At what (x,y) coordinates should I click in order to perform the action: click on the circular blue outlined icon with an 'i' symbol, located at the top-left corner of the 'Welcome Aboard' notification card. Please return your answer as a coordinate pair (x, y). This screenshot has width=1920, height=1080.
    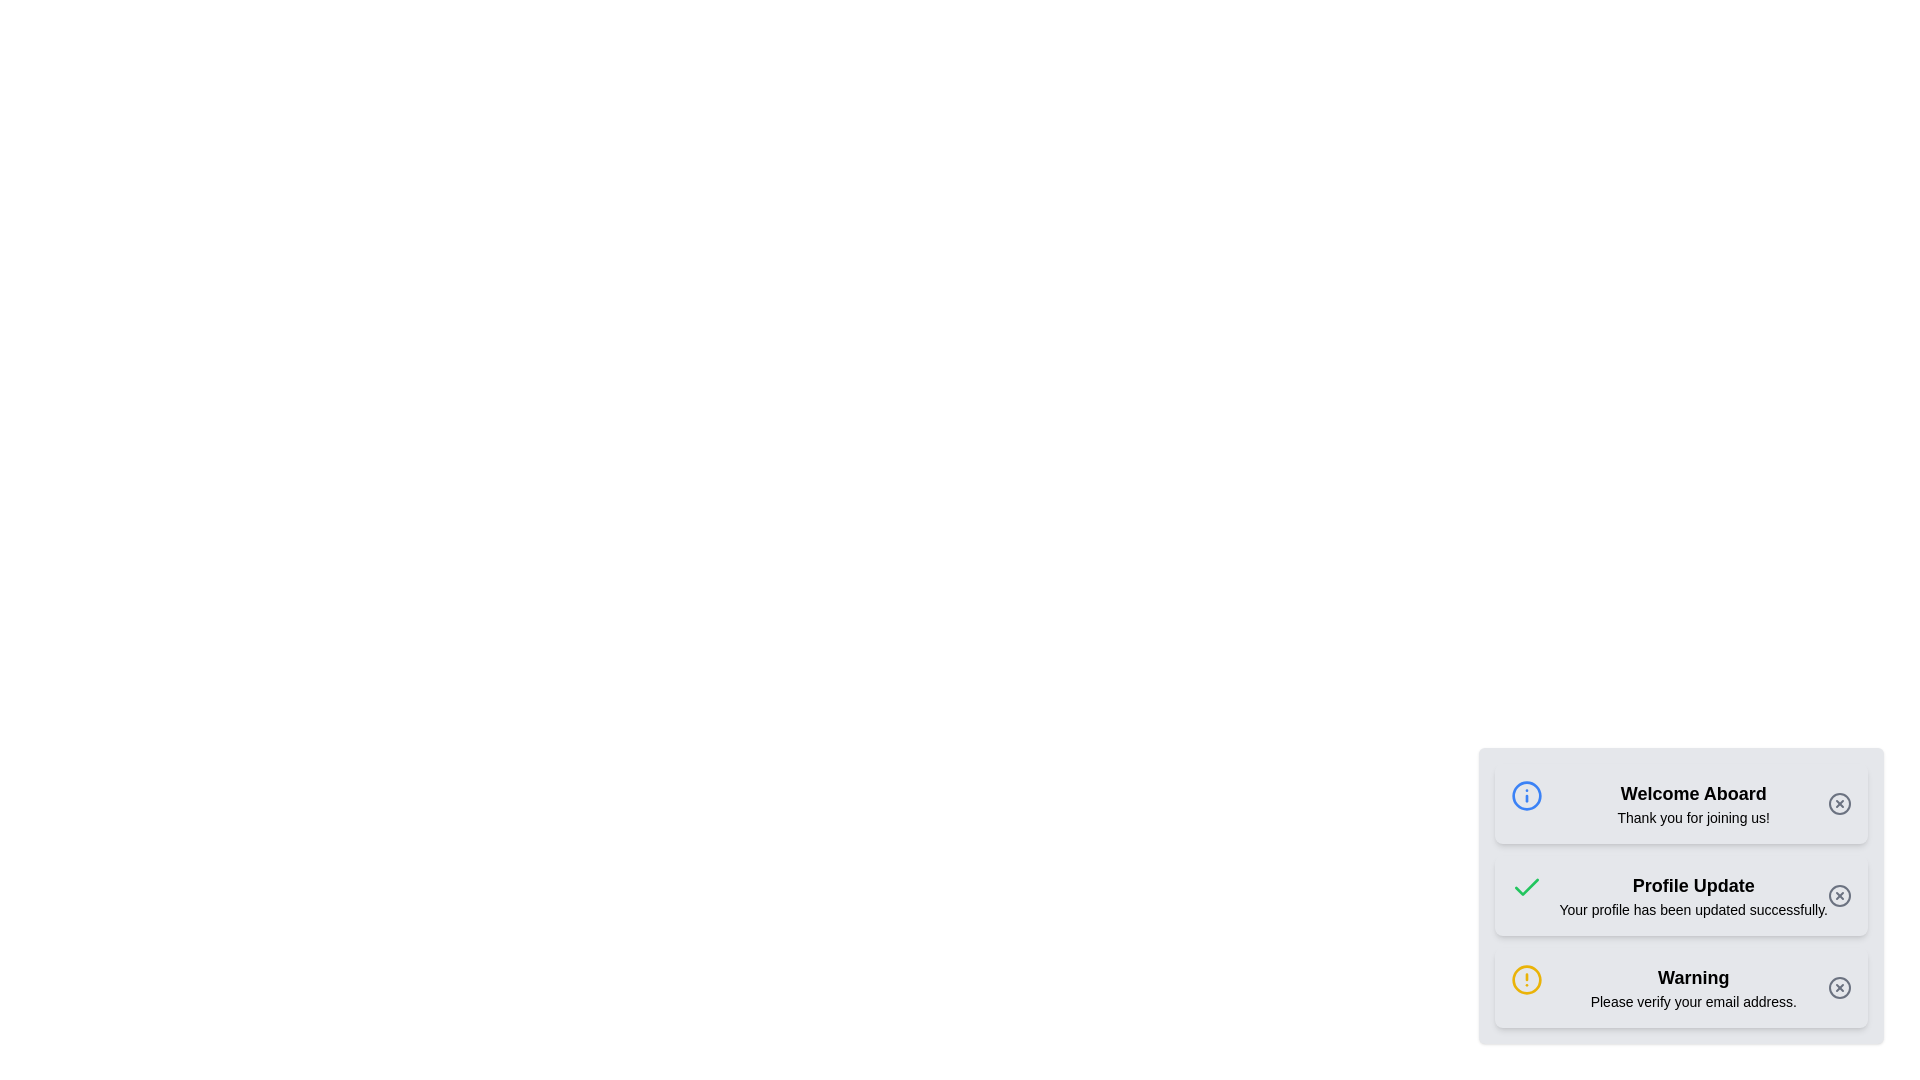
    Looking at the image, I should click on (1526, 794).